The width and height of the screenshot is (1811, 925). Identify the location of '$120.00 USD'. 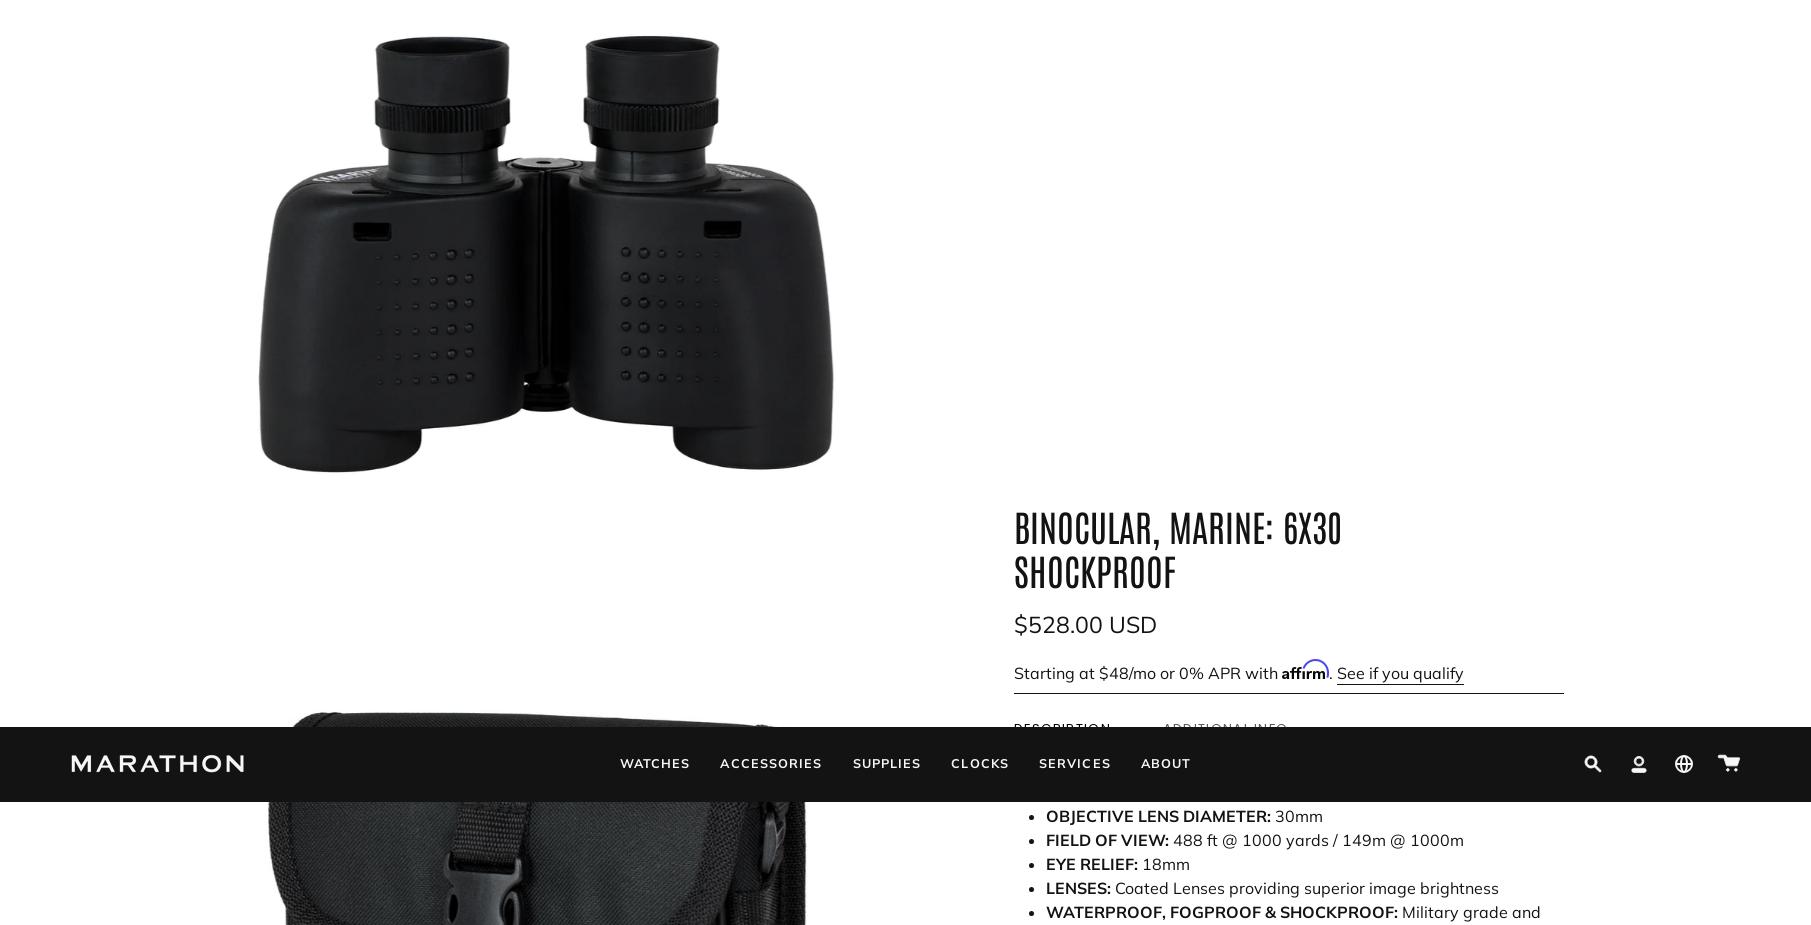
(1558, 403).